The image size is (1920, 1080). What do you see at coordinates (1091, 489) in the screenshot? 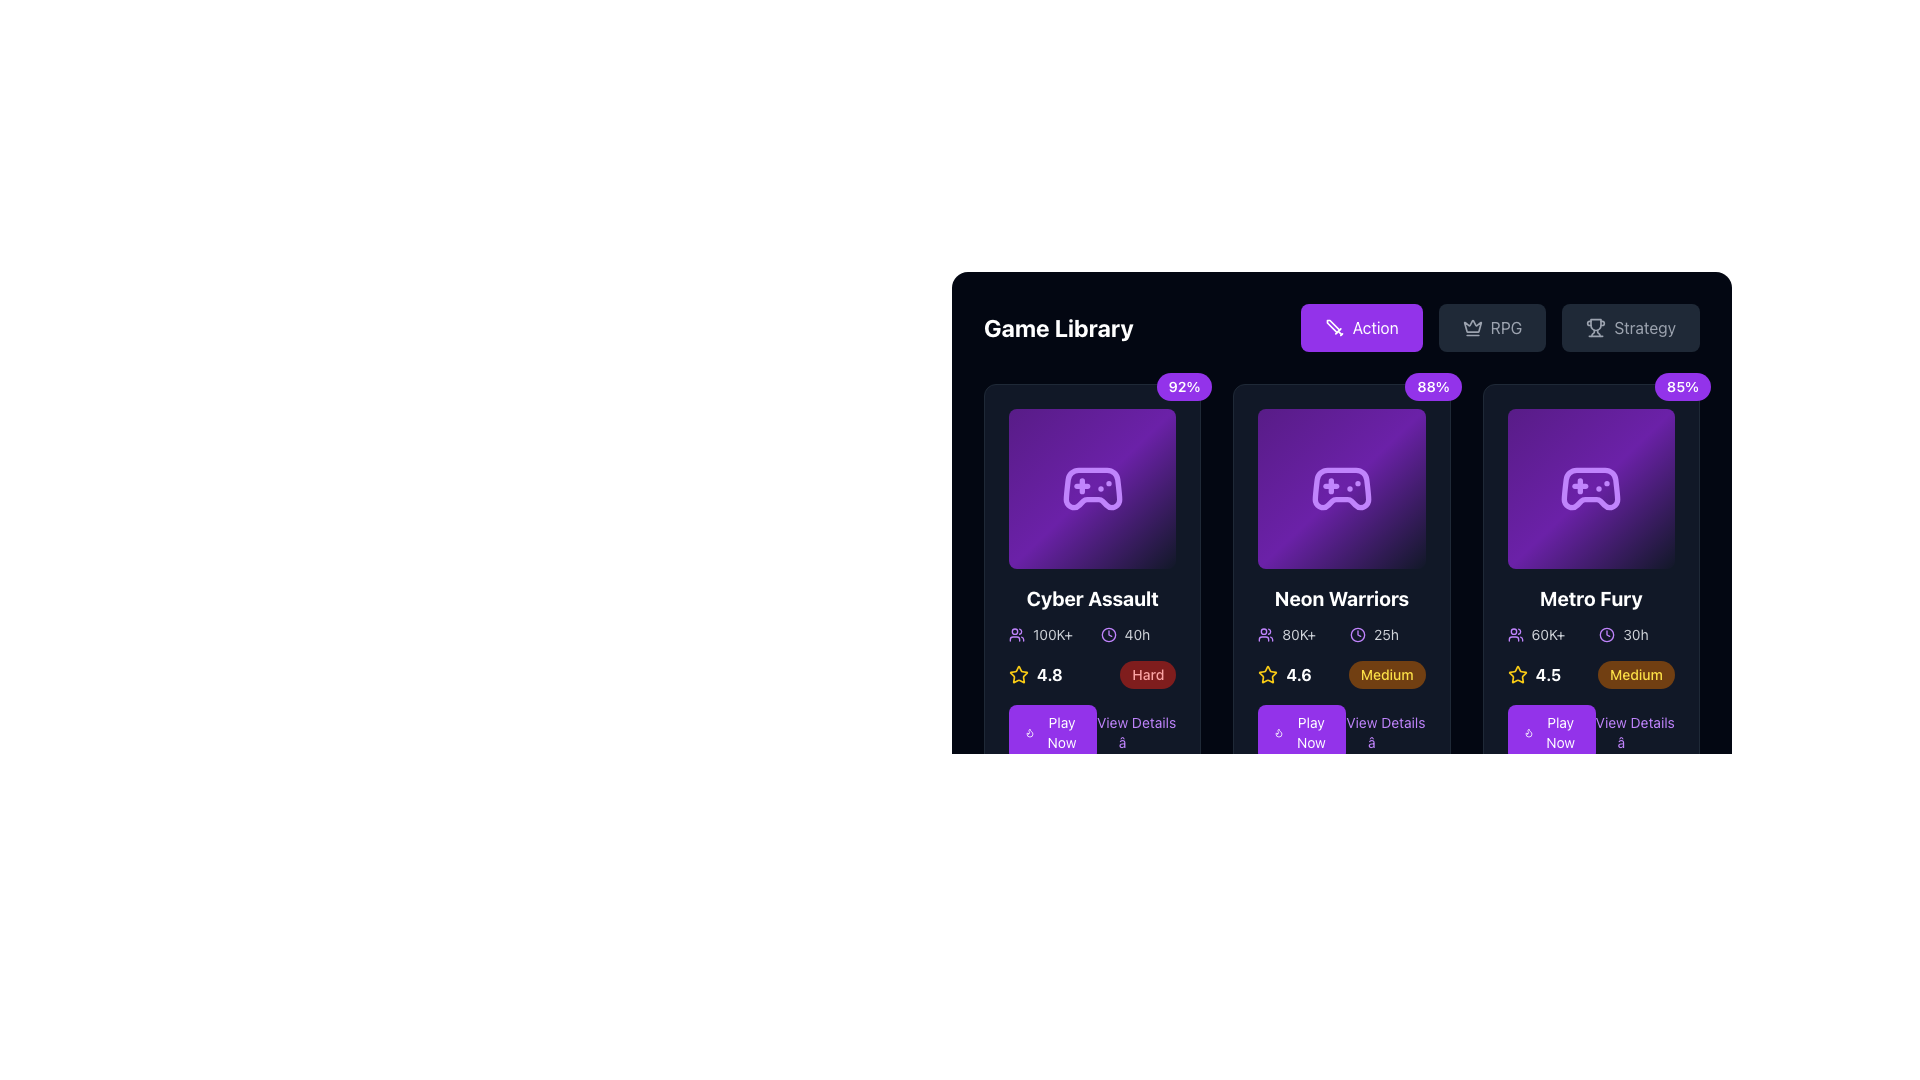
I see `the icon representing the game 'Cyber Assault', located in the top half of its card, directly above the text` at bounding box center [1091, 489].